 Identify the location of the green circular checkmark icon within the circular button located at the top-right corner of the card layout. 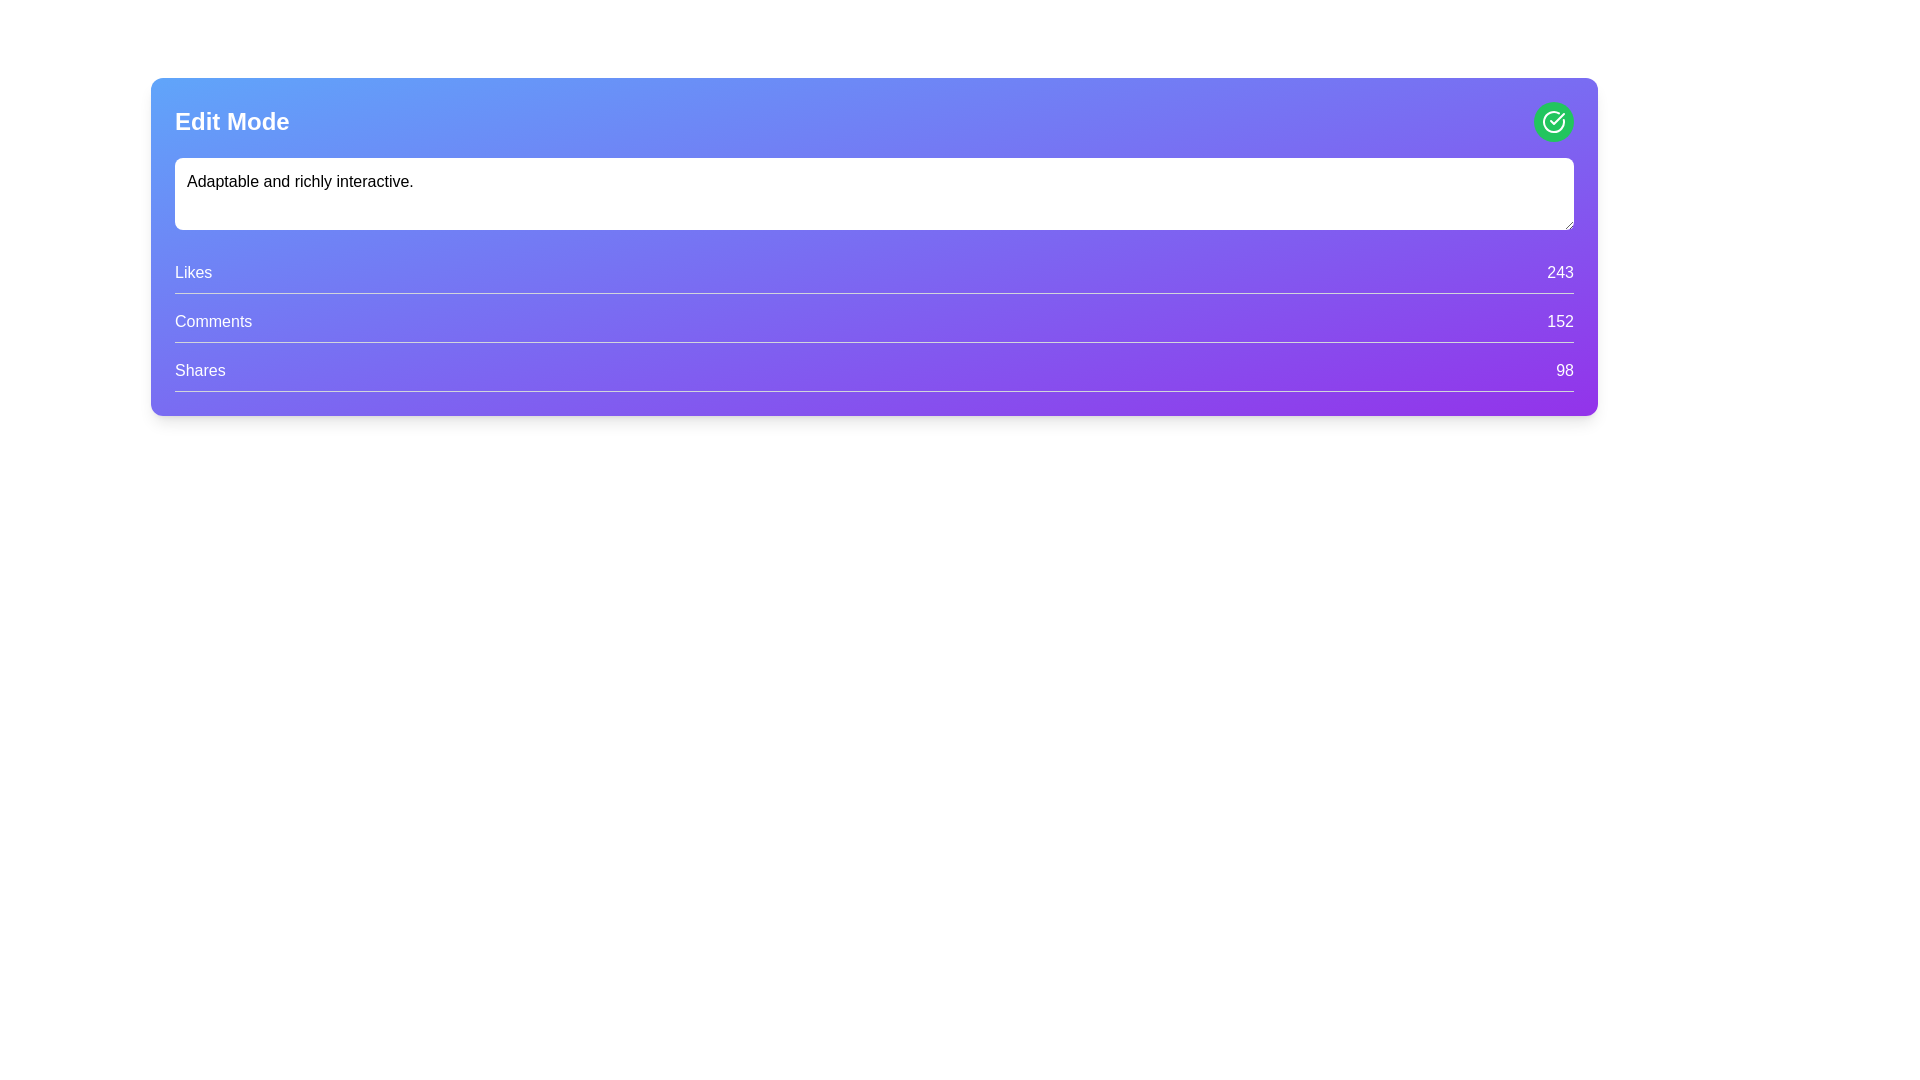
(1553, 122).